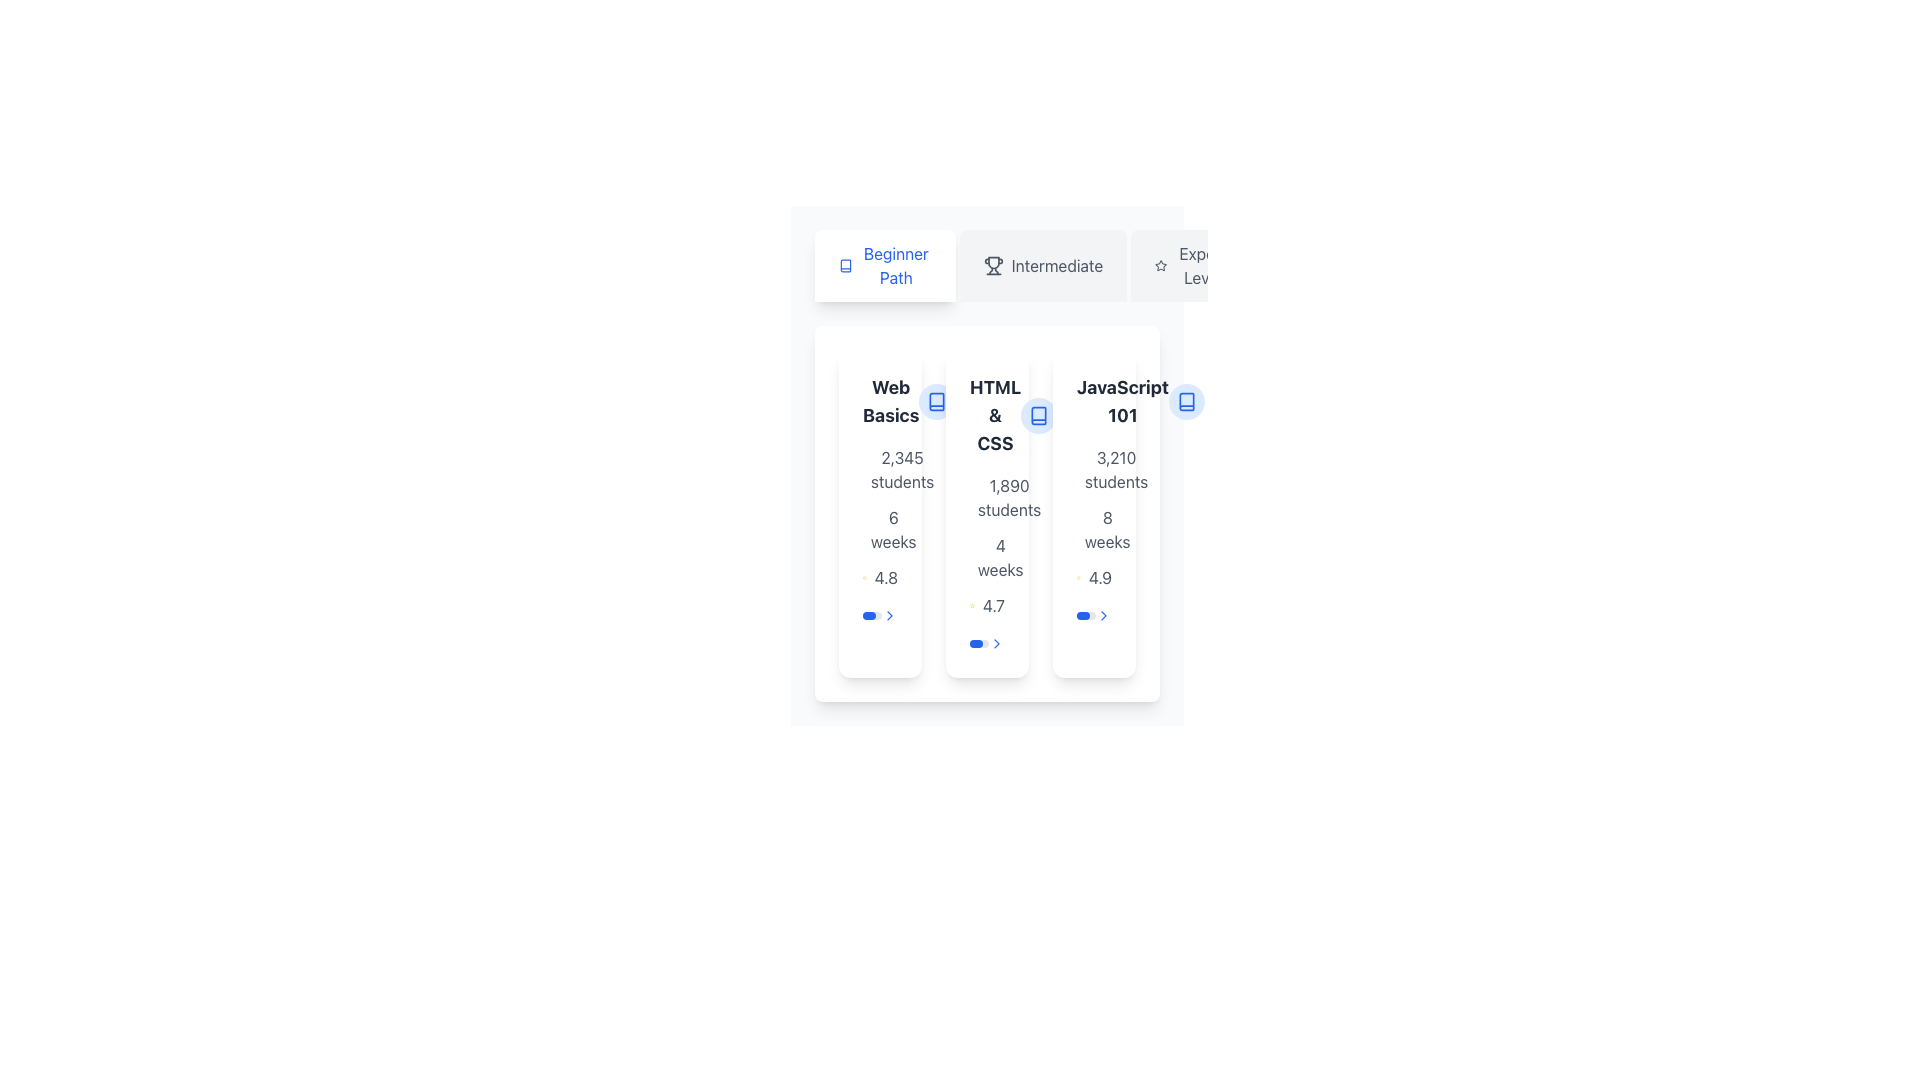 The image size is (1920, 1080). Describe the element at coordinates (892, 528) in the screenshot. I see `the text label that reads '6 weeks', which is styled with a standard font and gray color, located below the '2,345 students' text in the first card of the course details` at that location.